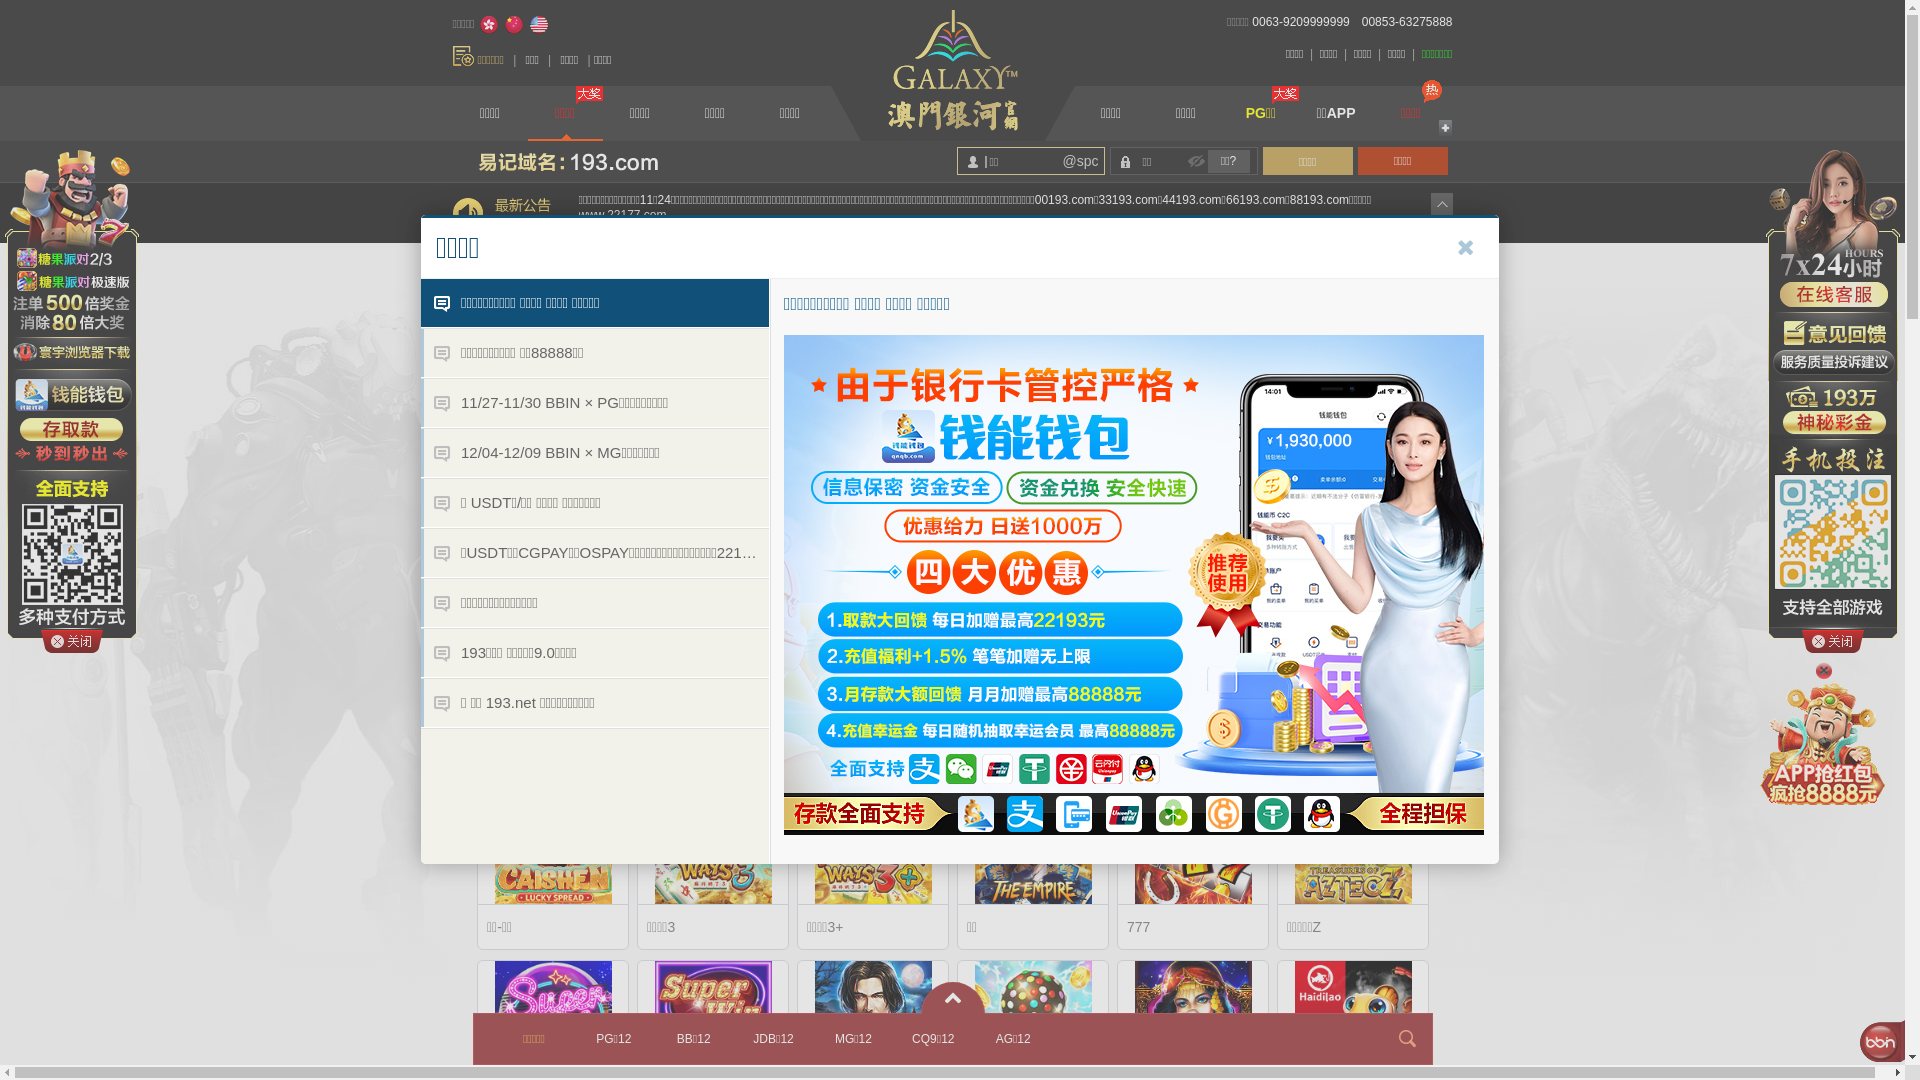 The width and height of the screenshot is (1920, 1080). Describe the element at coordinates (538, 24) in the screenshot. I see `'English'` at that location.